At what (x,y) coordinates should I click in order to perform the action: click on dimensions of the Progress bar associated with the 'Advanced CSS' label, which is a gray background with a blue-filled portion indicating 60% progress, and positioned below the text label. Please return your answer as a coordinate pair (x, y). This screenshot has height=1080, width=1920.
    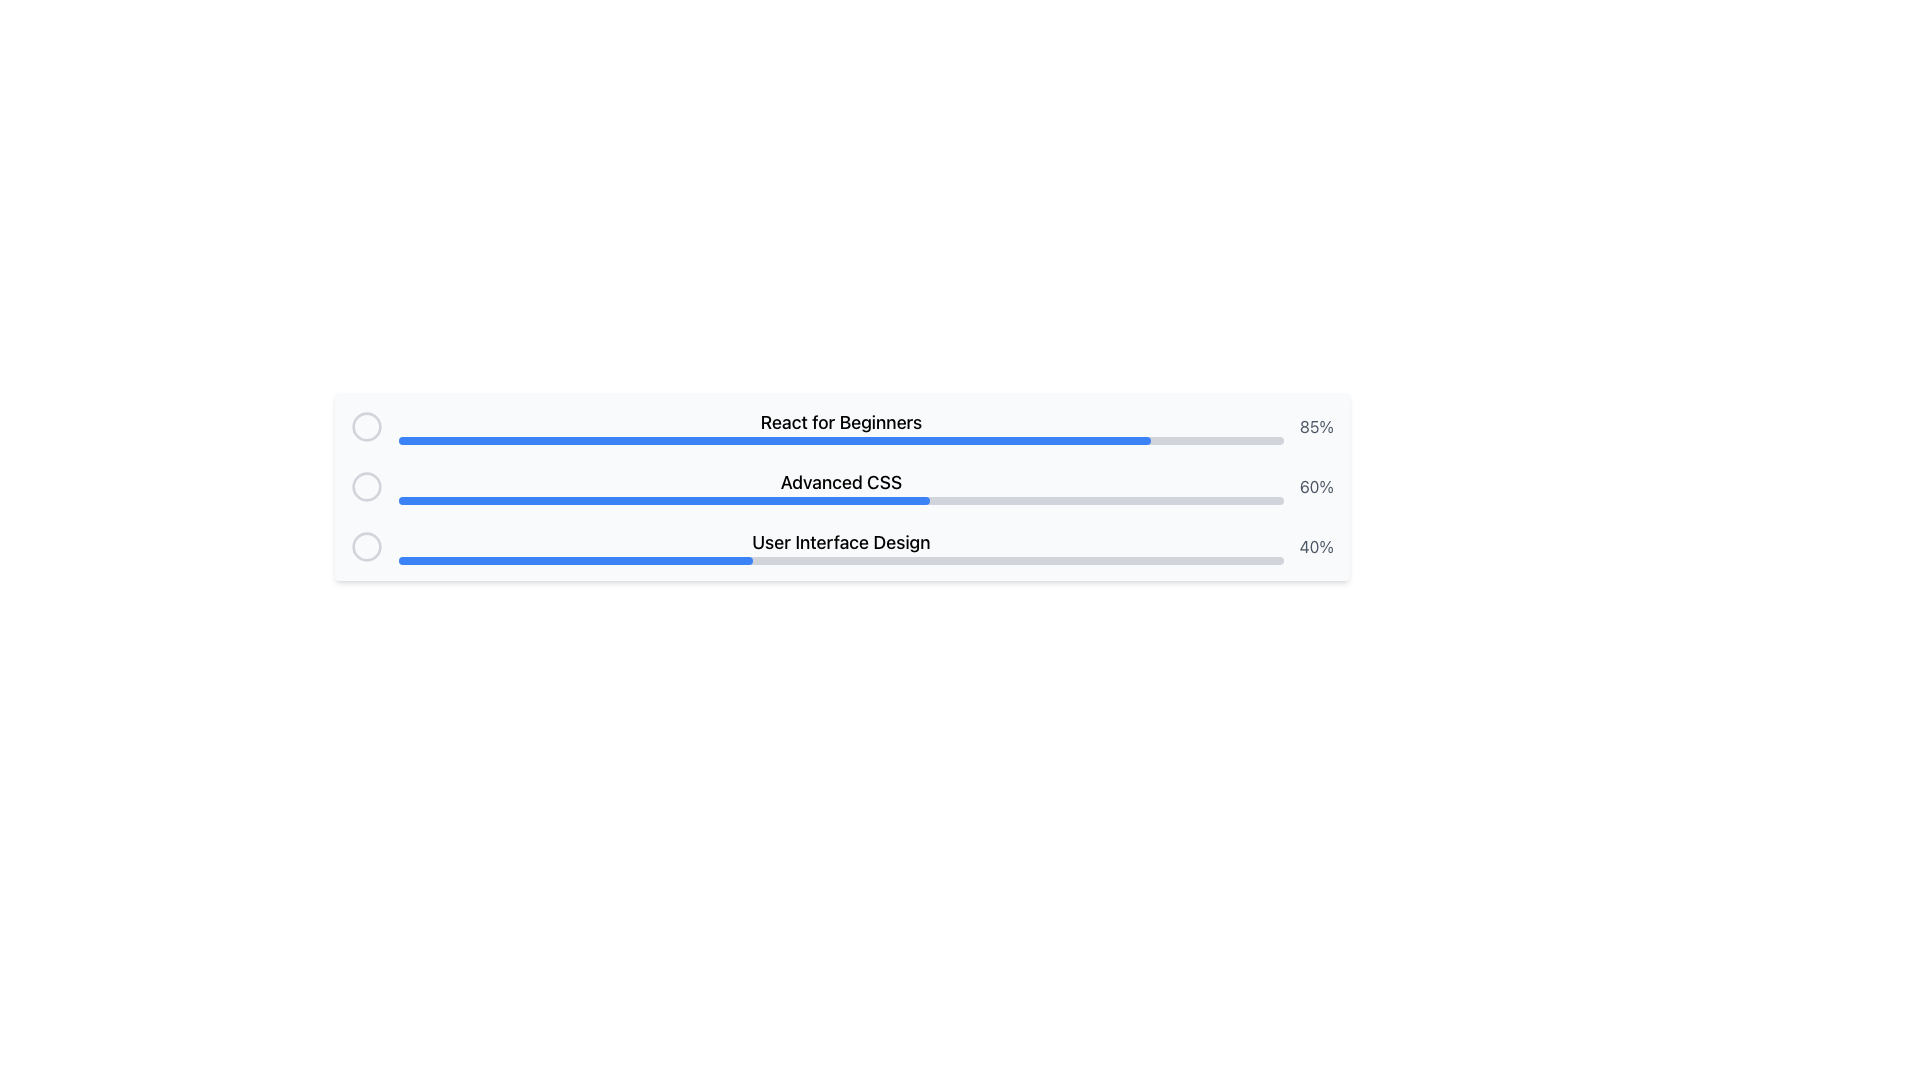
    Looking at the image, I should click on (841, 500).